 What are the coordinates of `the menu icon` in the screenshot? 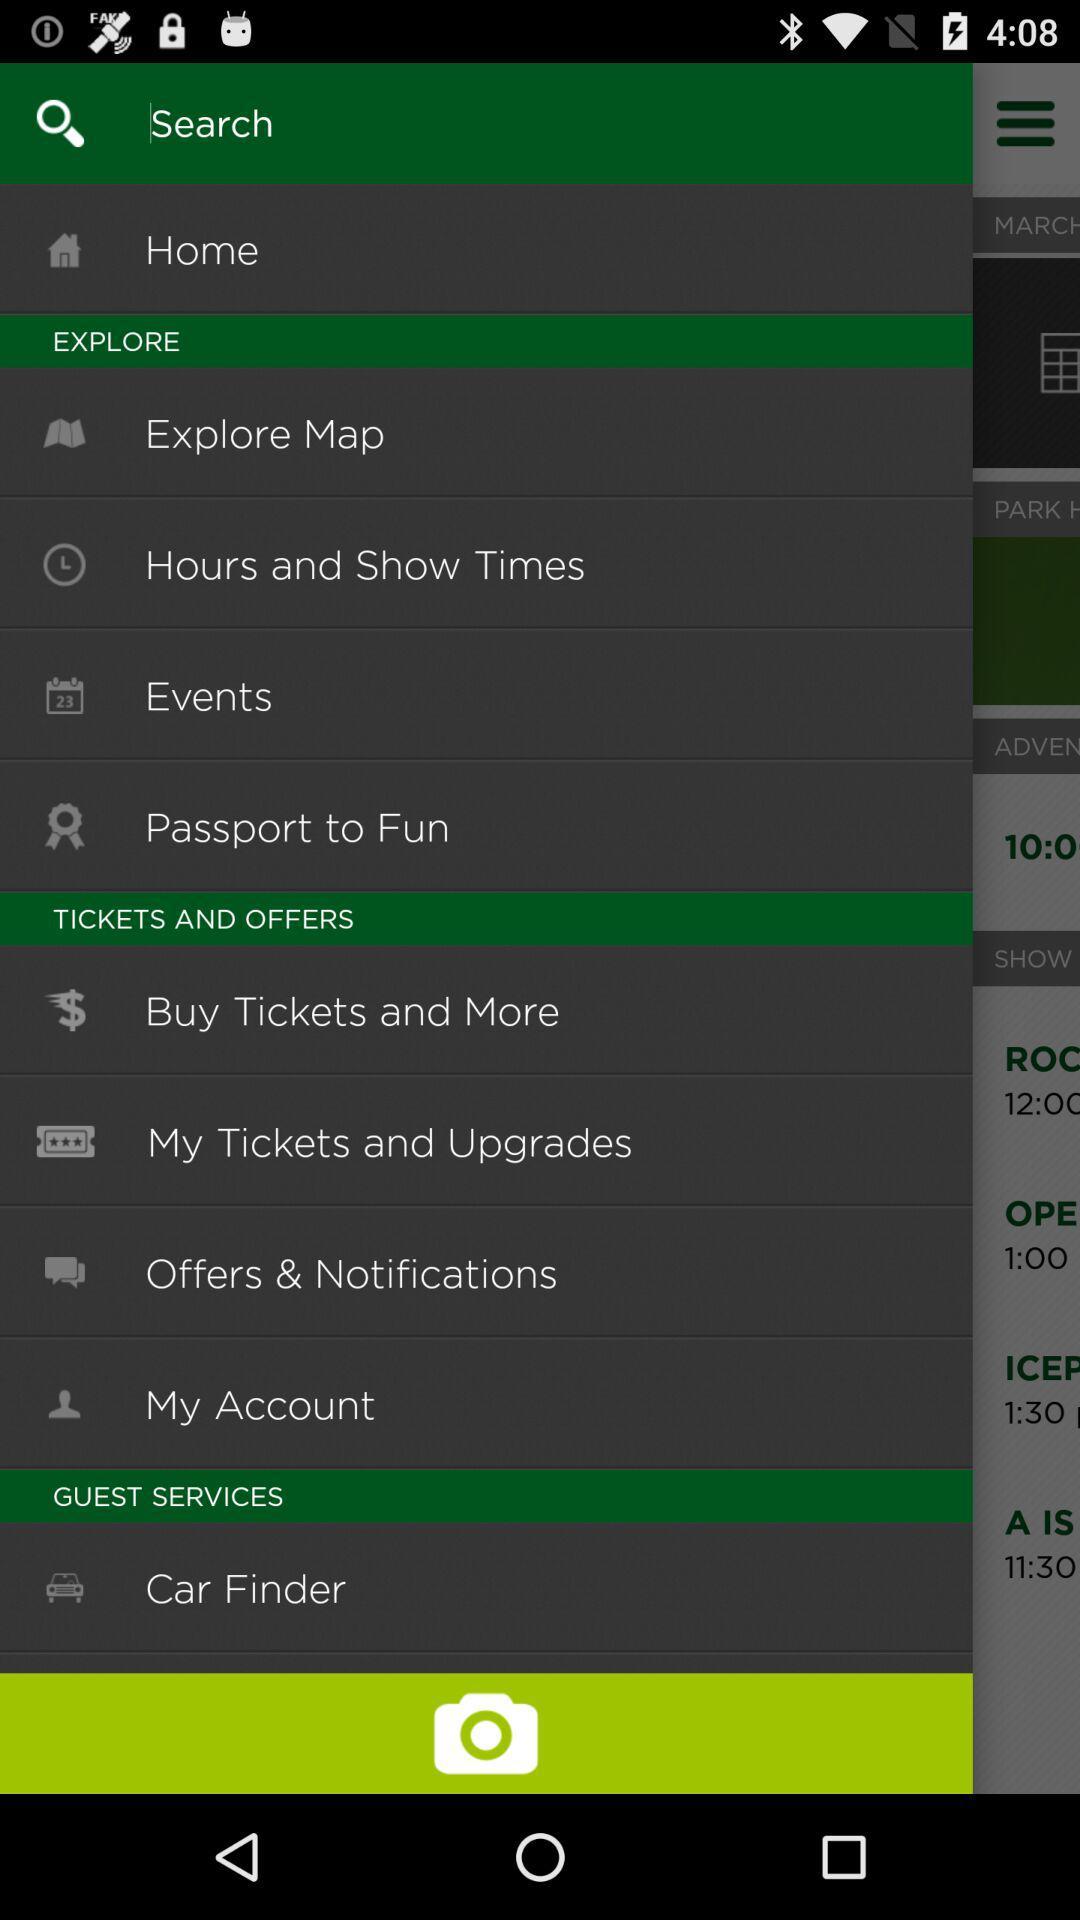 It's located at (1026, 131).